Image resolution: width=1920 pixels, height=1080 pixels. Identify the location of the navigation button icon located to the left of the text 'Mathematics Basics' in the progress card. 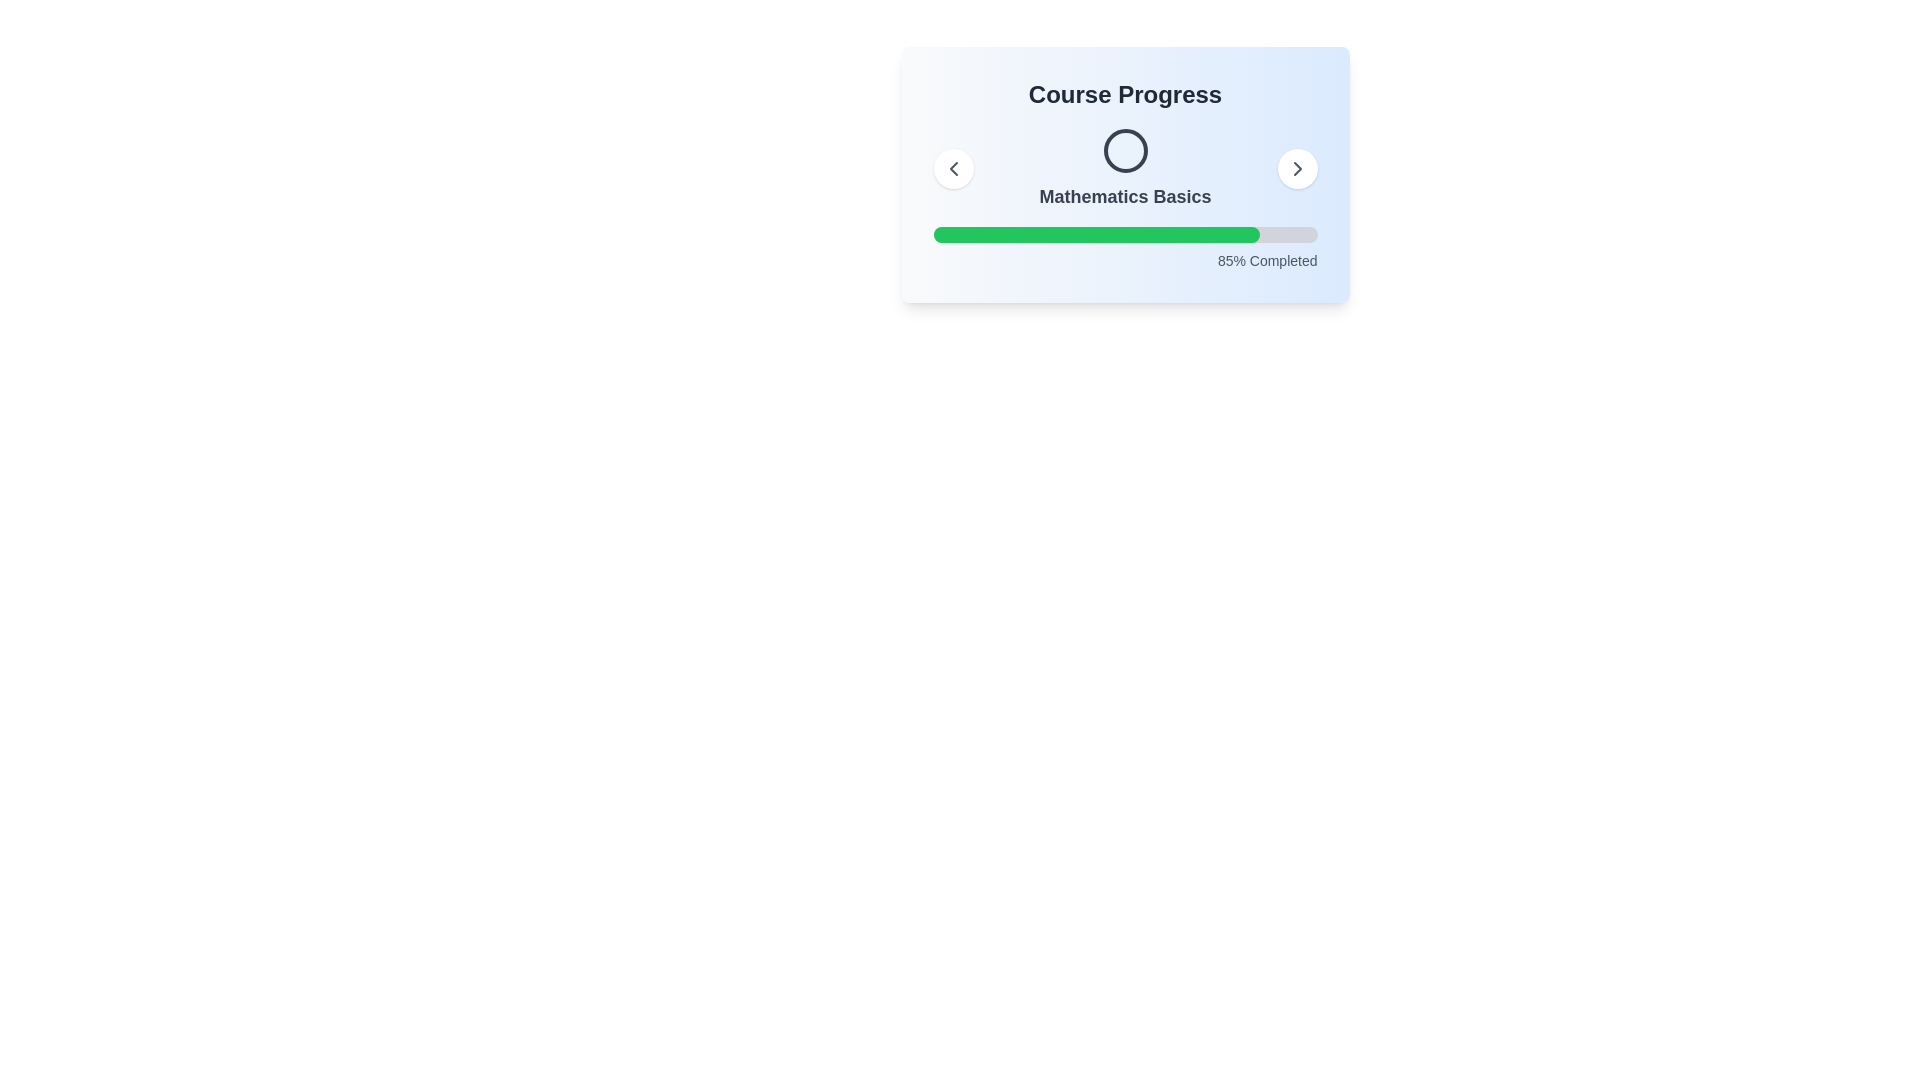
(952, 168).